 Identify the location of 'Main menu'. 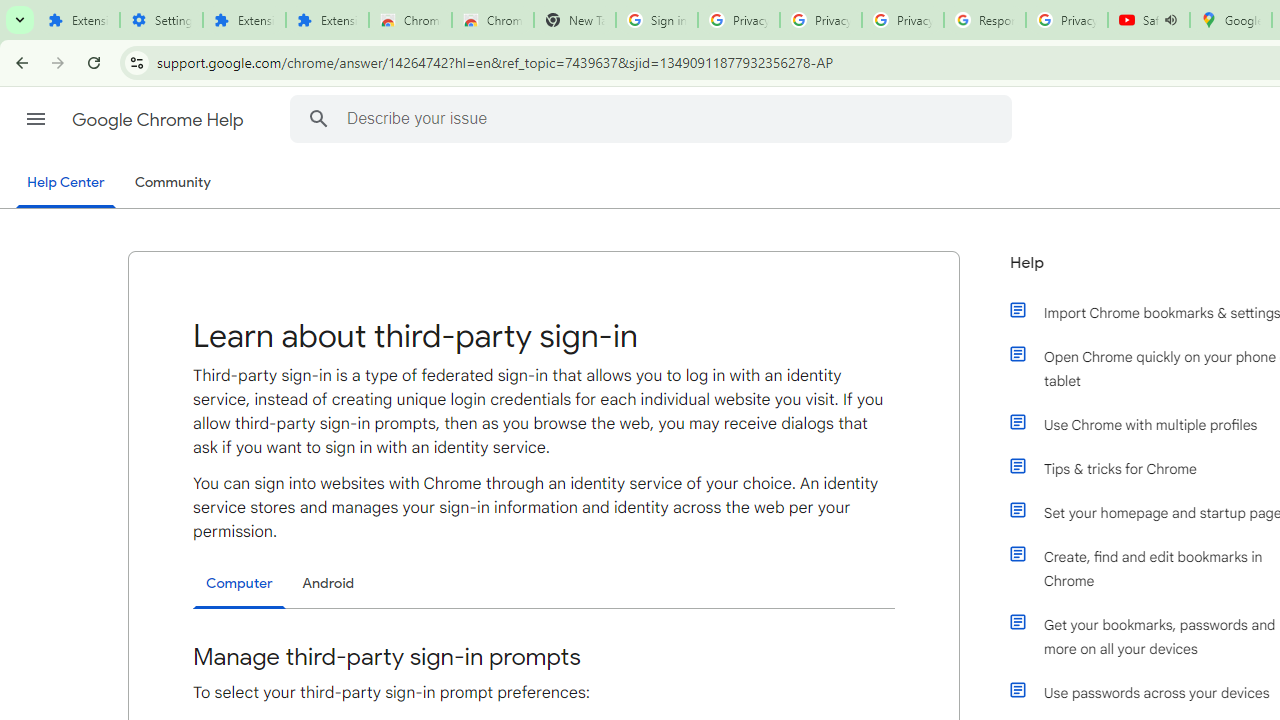
(35, 119).